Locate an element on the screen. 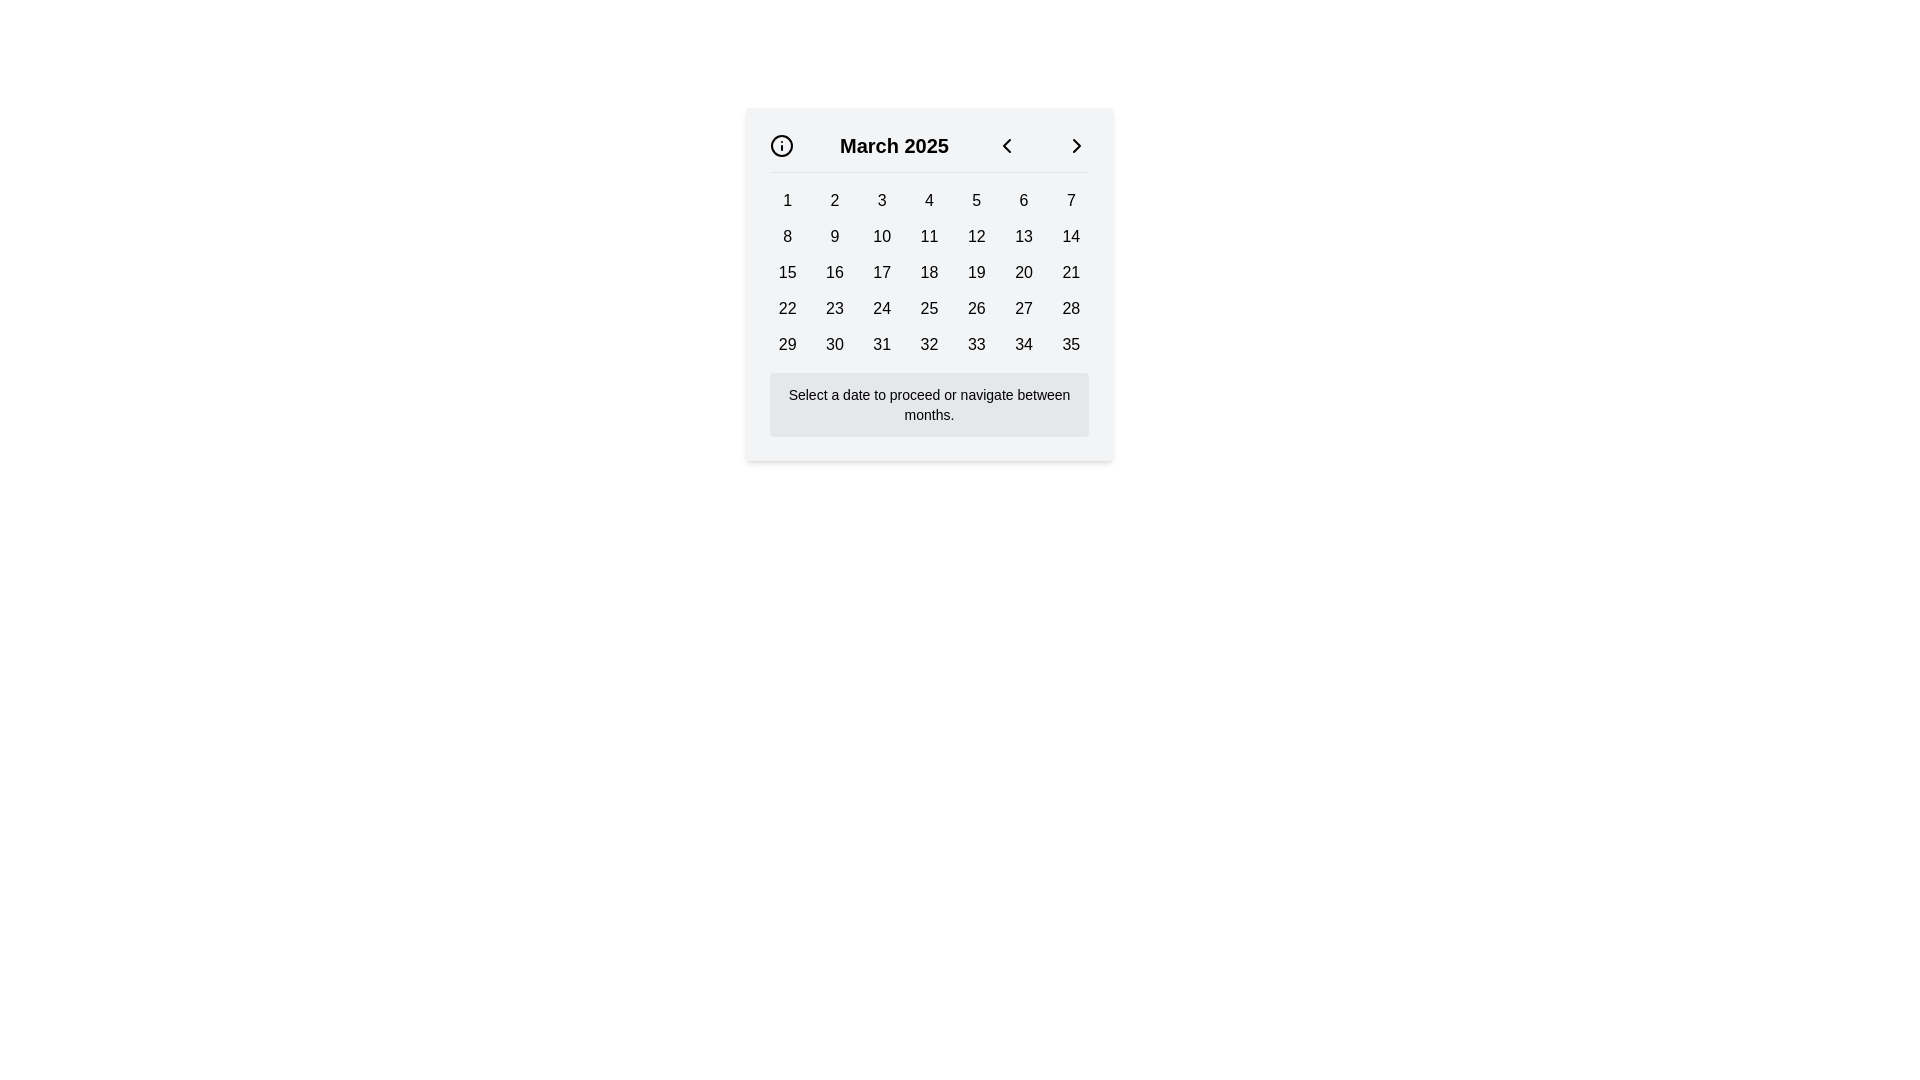 The image size is (1920, 1080). the button displaying '24' in bold black font located in the fourth row and fourth column of the calendar grid to focus on it is located at coordinates (881, 308).